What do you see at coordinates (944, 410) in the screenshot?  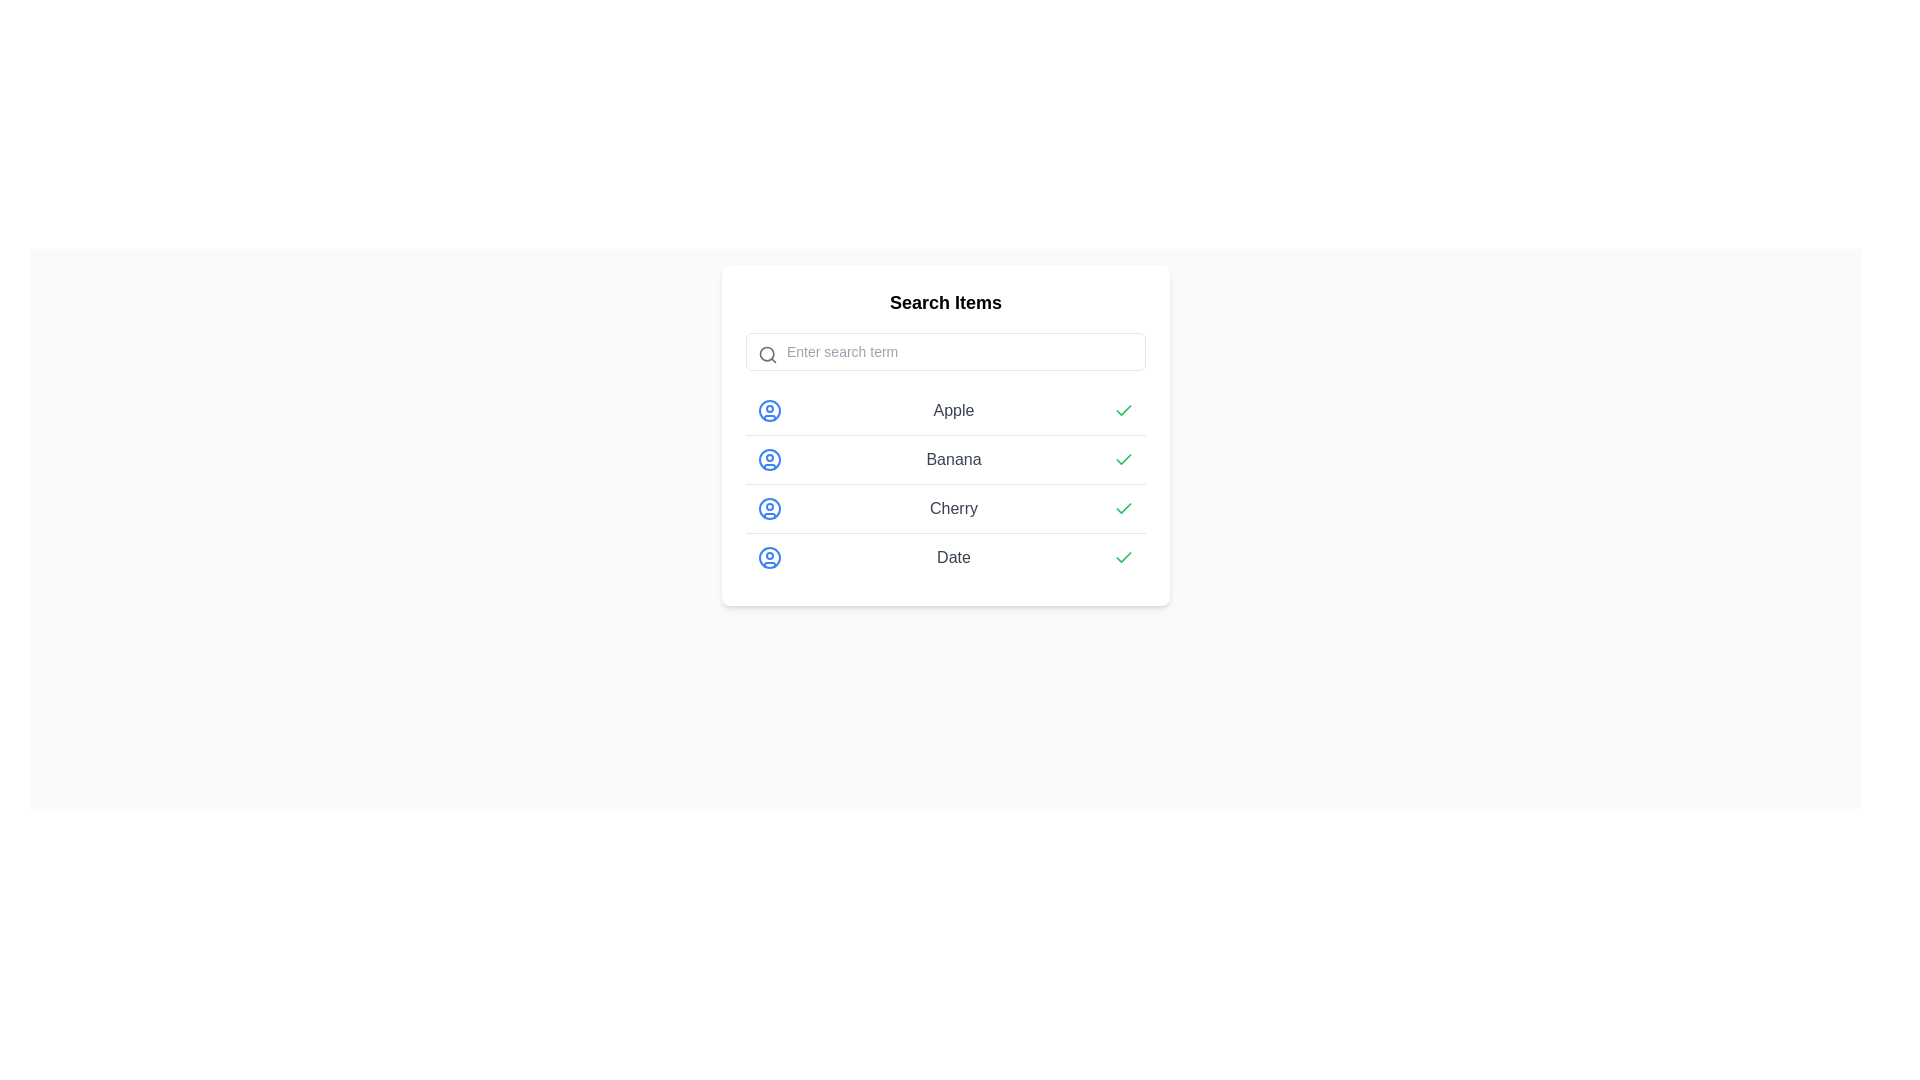 I see `the first selectable list item for 'Apple' under the 'Search Items' heading` at bounding box center [944, 410].